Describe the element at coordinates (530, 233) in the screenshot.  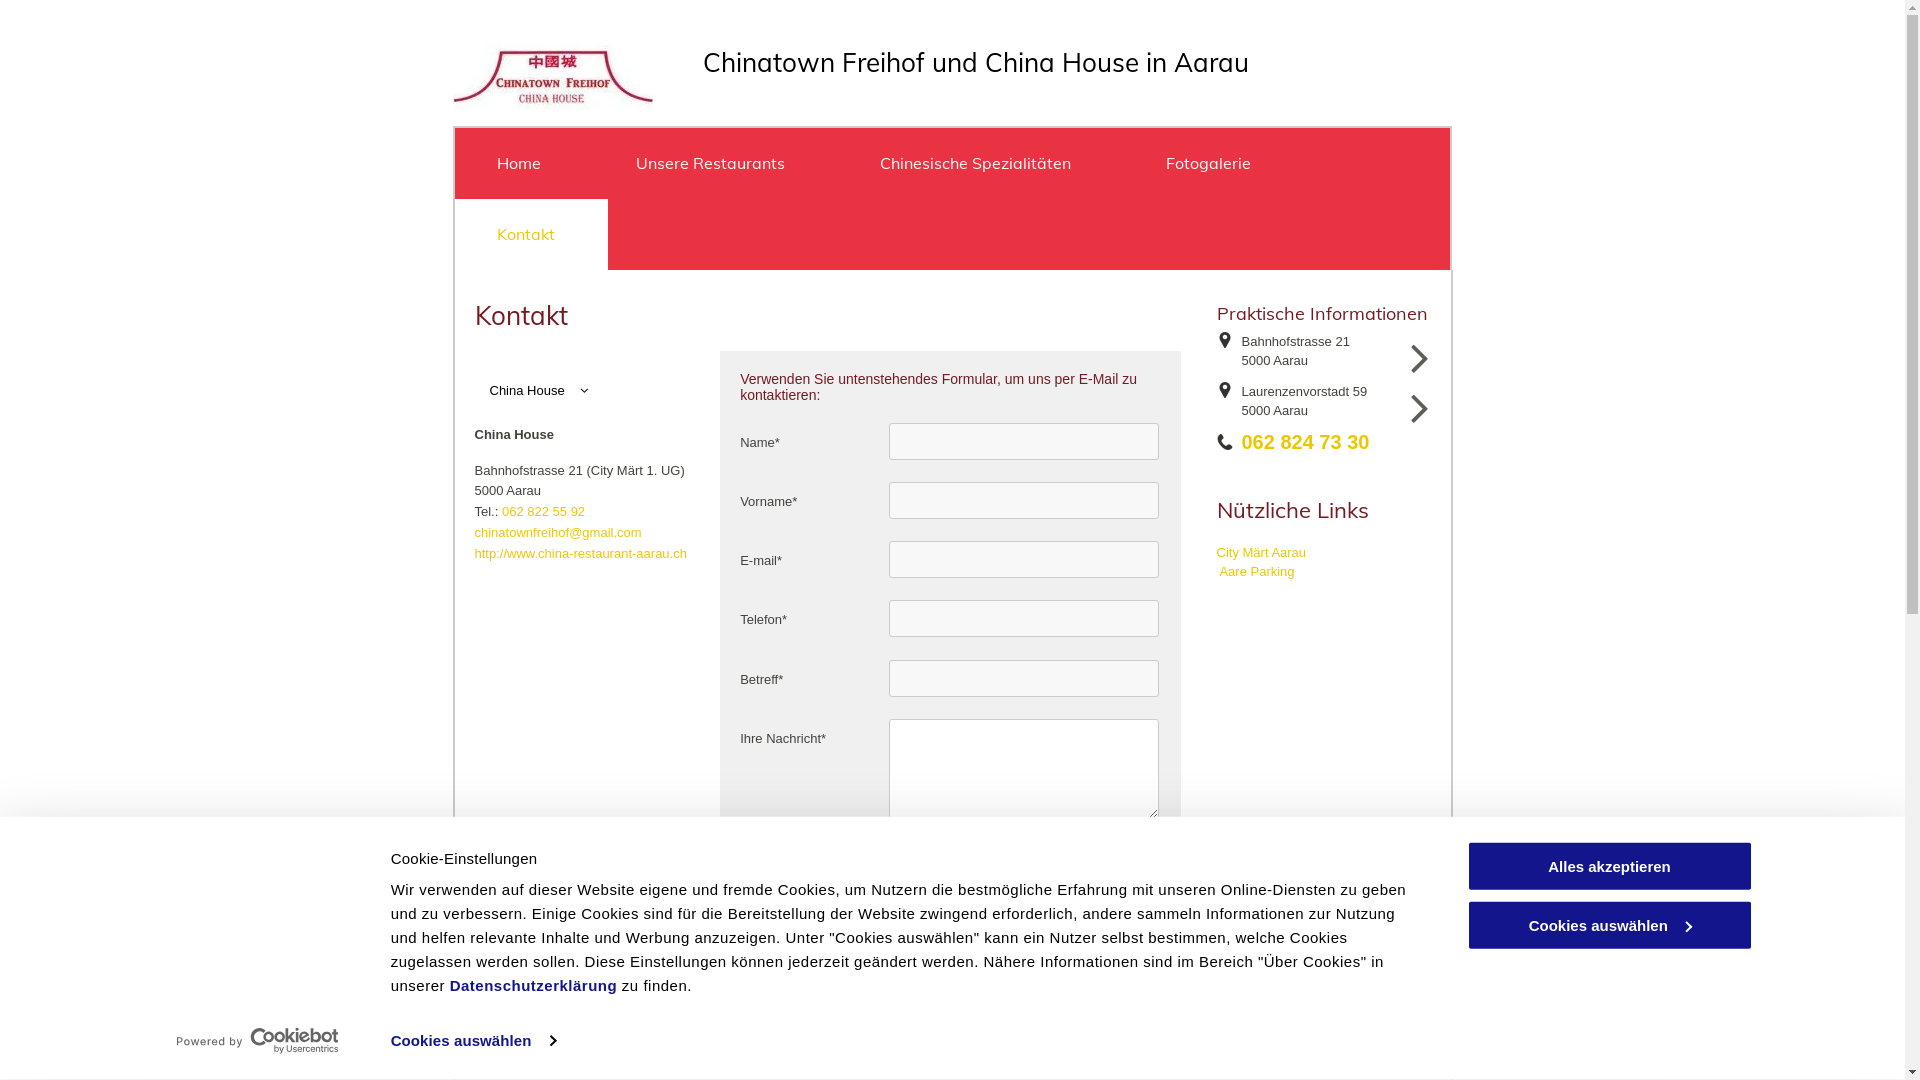
I see `'Kontakt'` at that location.